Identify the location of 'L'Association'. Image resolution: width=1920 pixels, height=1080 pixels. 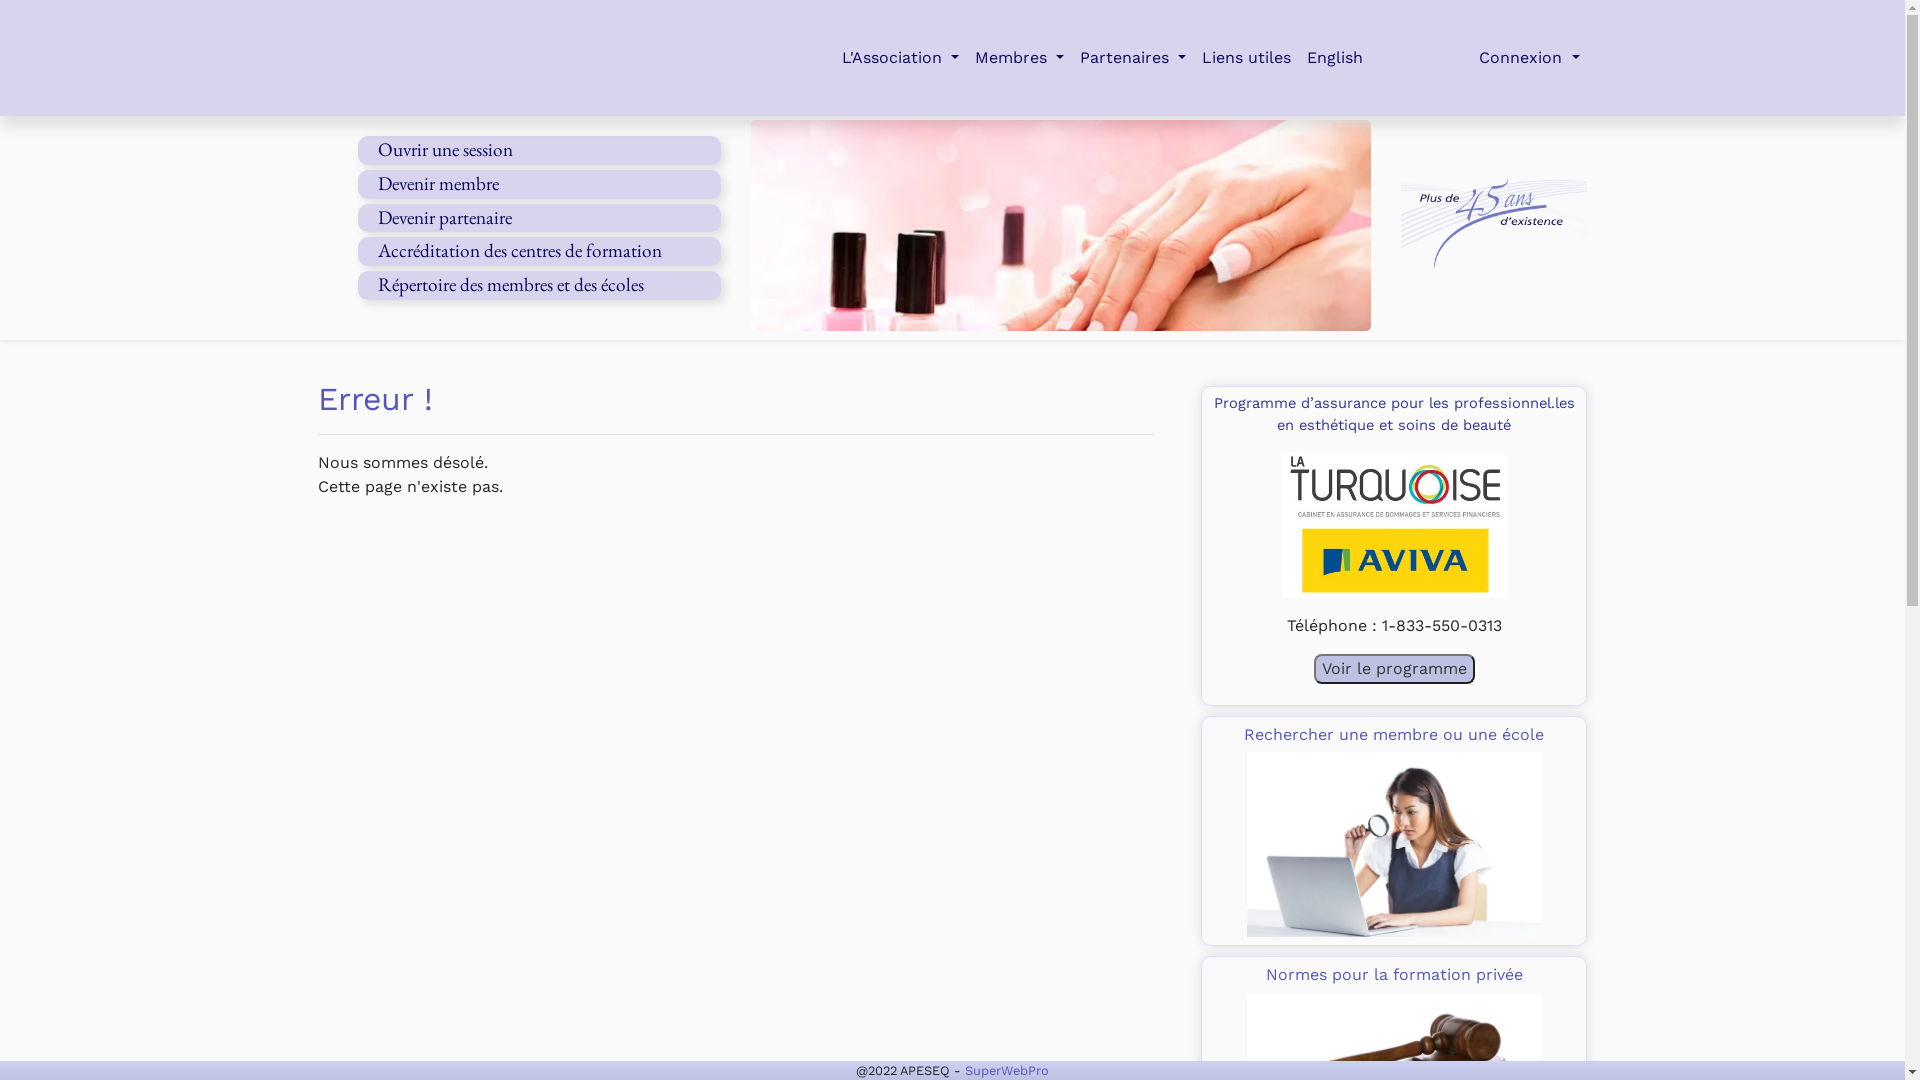
(834, 56).